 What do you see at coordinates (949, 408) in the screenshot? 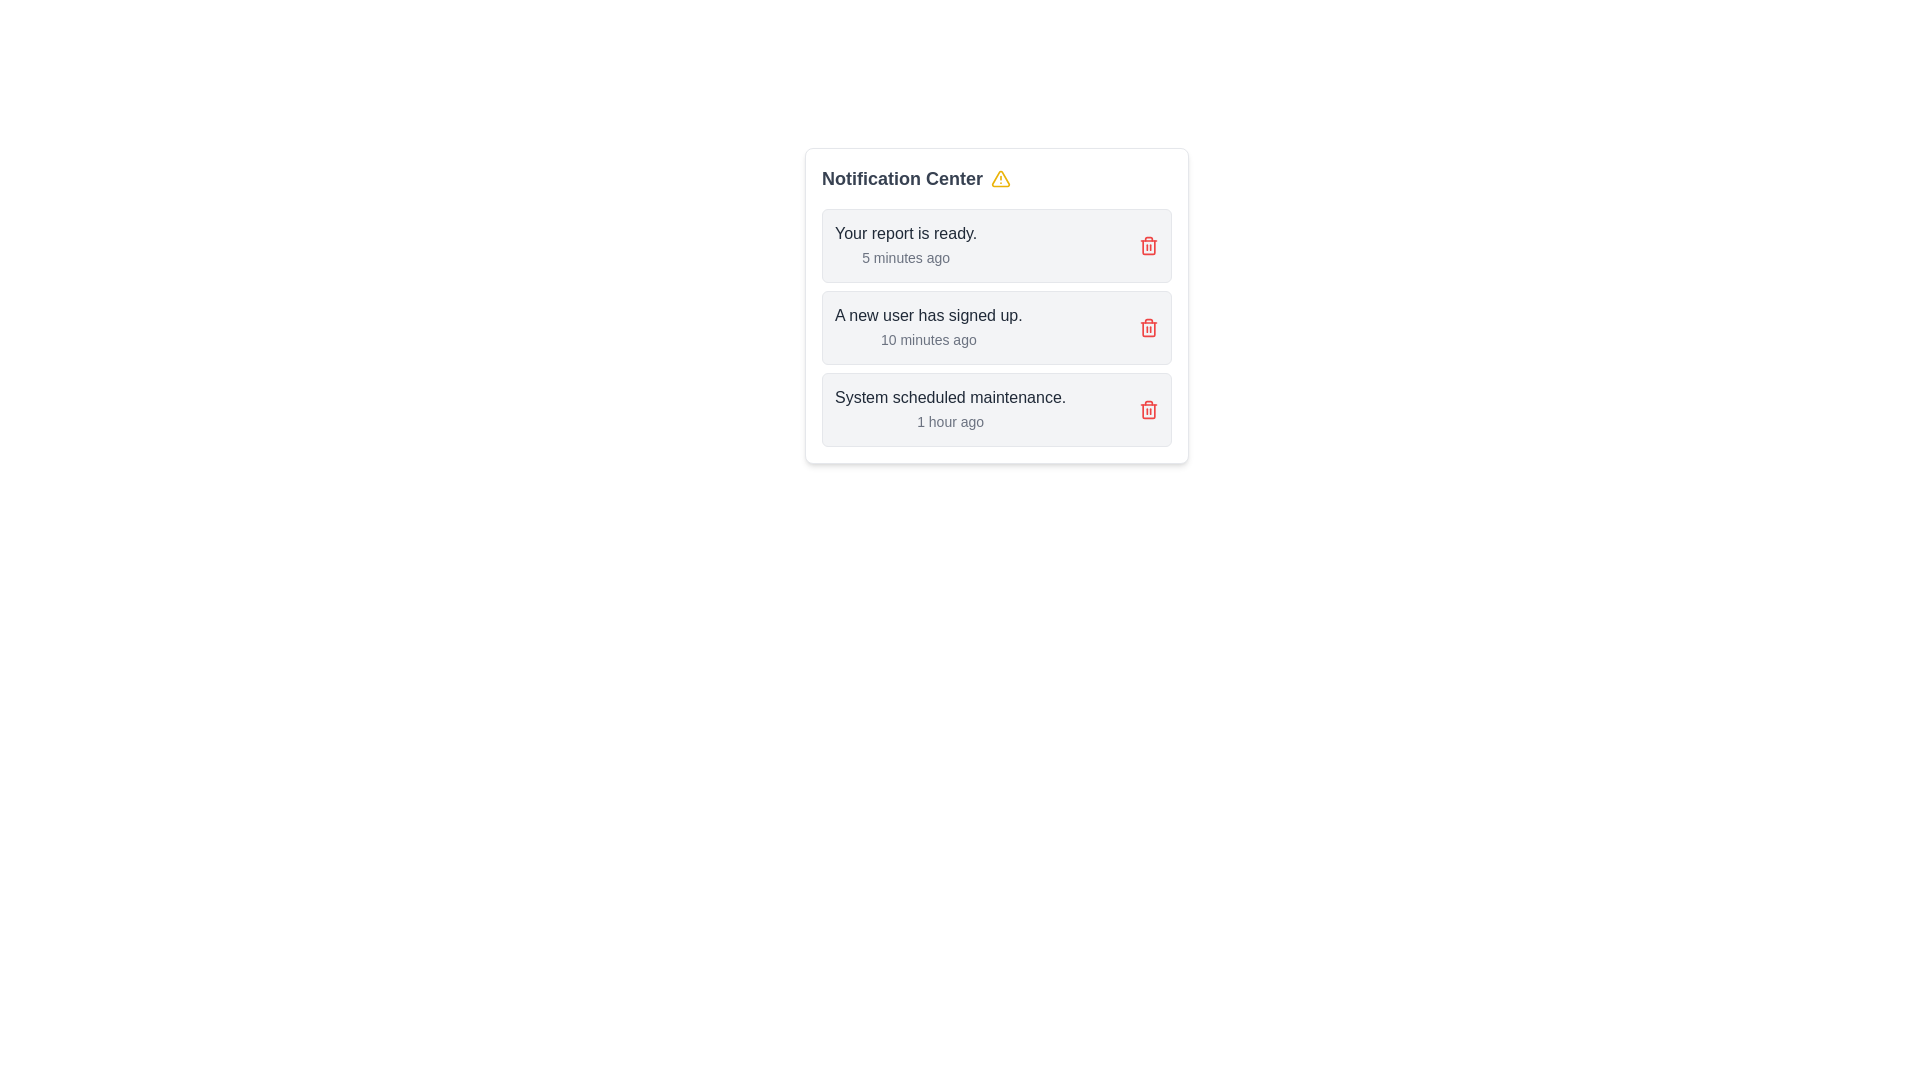
I see `the text block displaying a notification message about system maintenance, which is located in the third notification of the 'Notification Center' interface` at bounding box center [949, 408].